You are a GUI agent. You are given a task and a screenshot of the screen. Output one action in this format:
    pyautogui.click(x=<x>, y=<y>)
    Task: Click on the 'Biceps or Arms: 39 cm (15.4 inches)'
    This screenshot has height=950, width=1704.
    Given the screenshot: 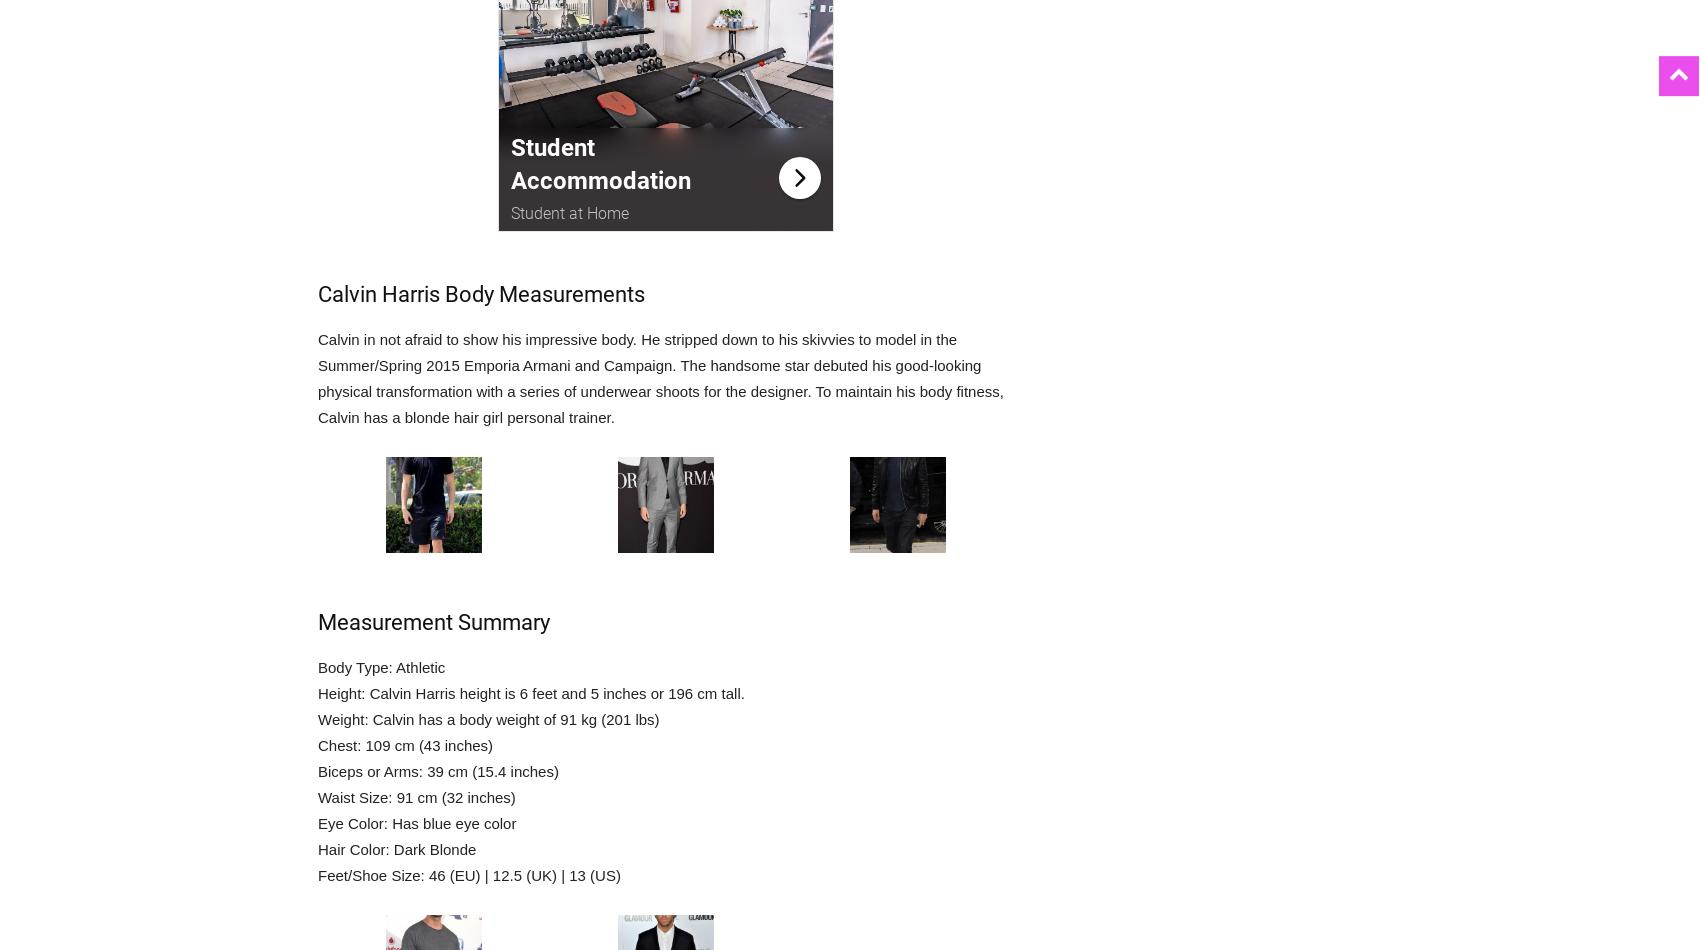 What is the action you would take?
    pyautogui.click(x=437, y=770)
    